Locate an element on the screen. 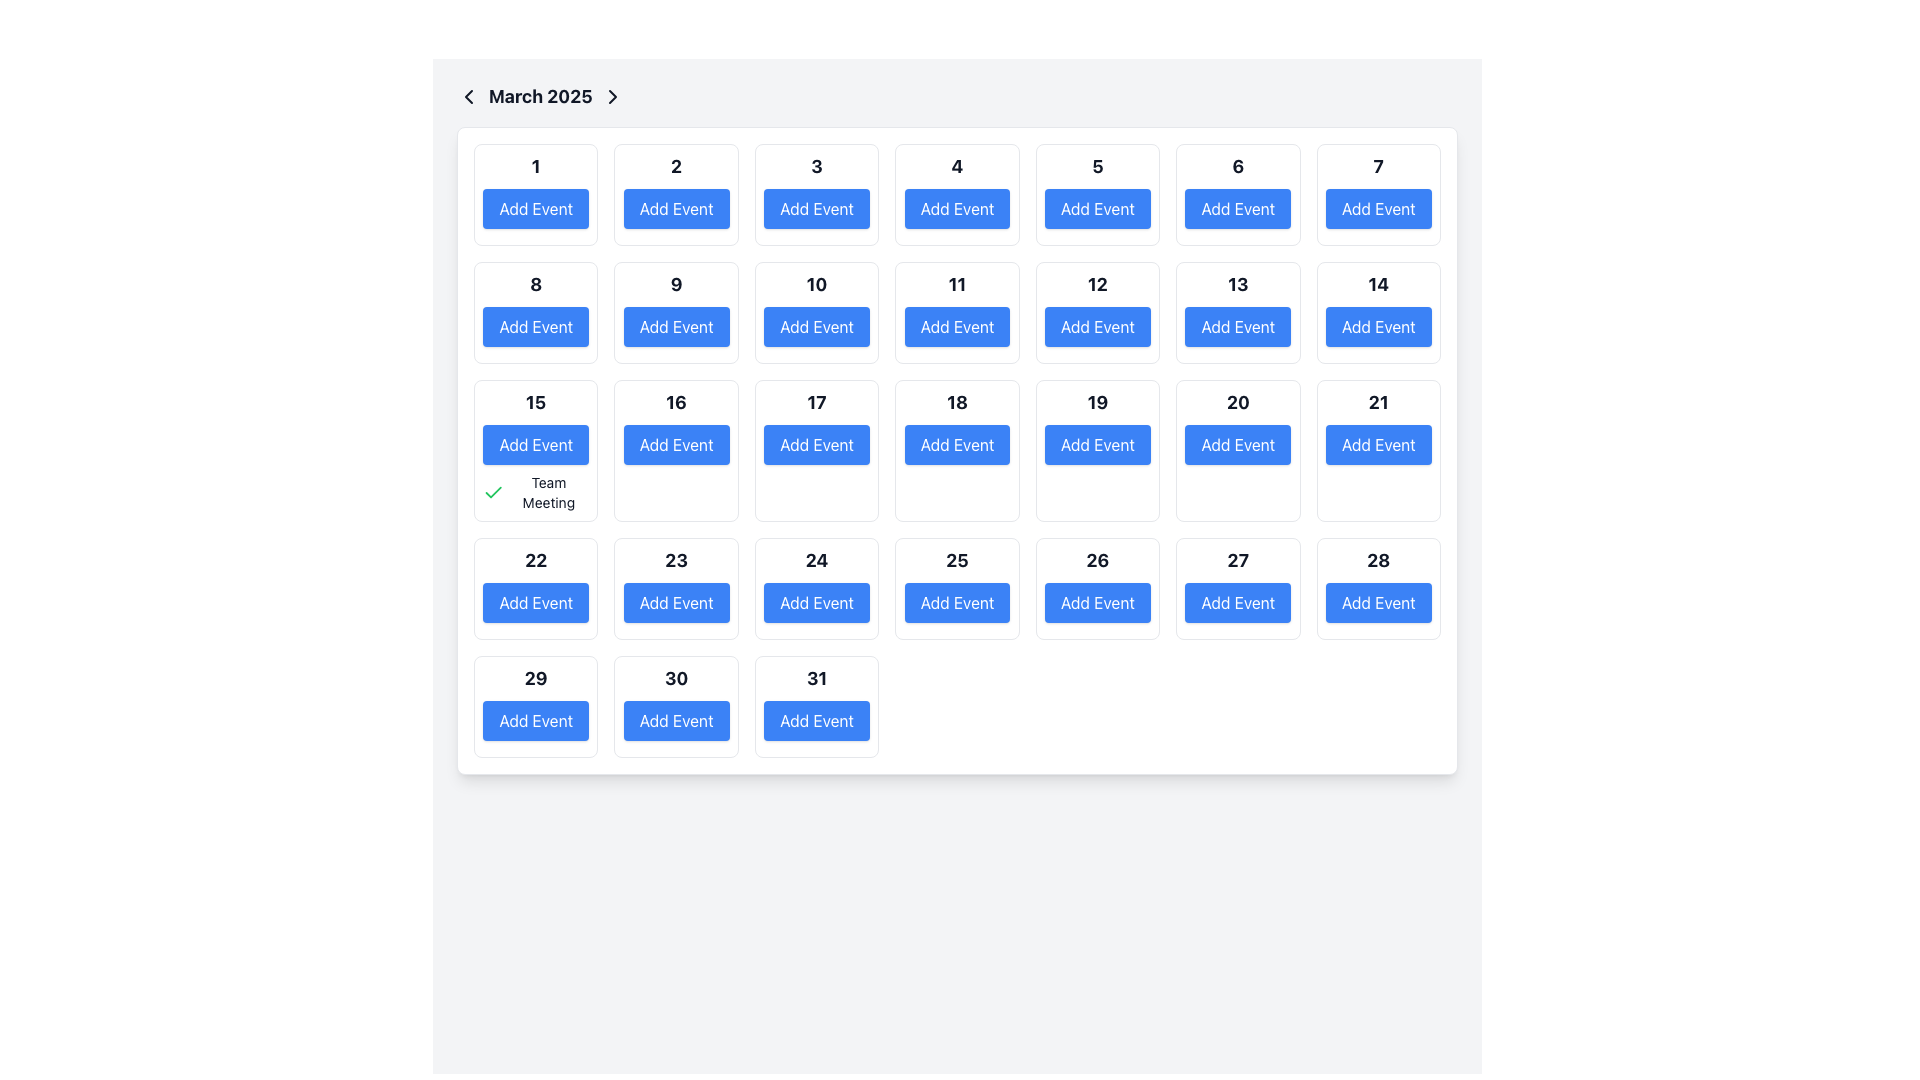  the static text label representing the date '3' in the calendar interface, located under March 2025 in the first row, third column of the grid layout is located at coordinates (816, 165).